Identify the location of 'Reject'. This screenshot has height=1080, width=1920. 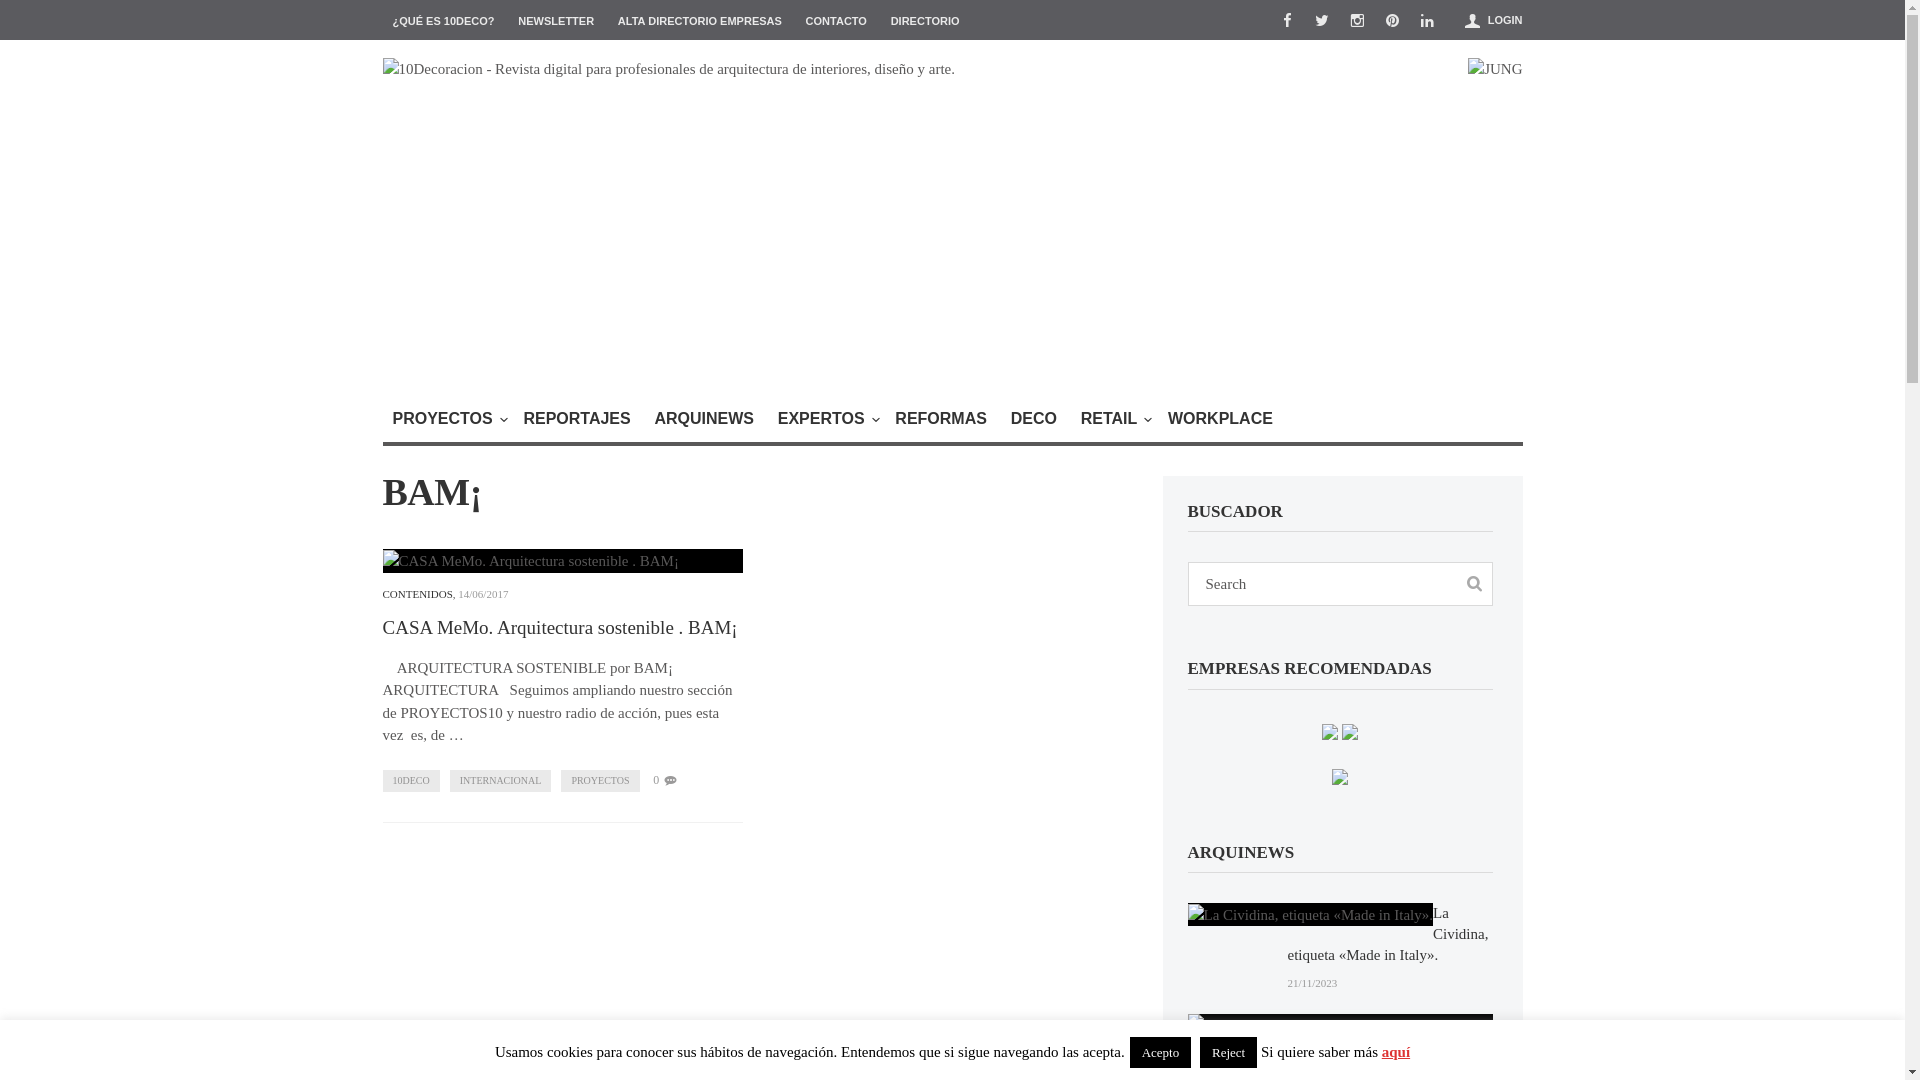
(1227, 1051).